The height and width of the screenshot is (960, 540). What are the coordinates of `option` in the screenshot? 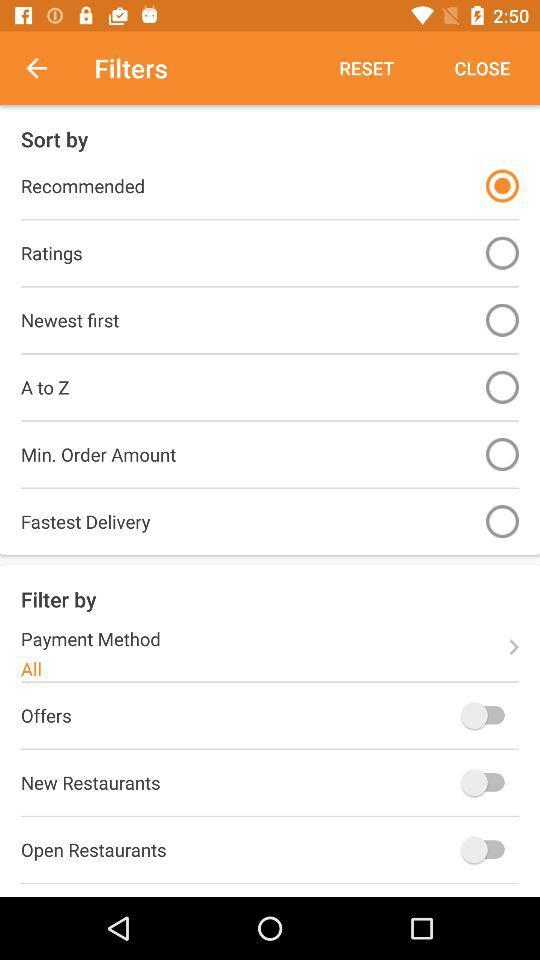 It's located at (501, 252).